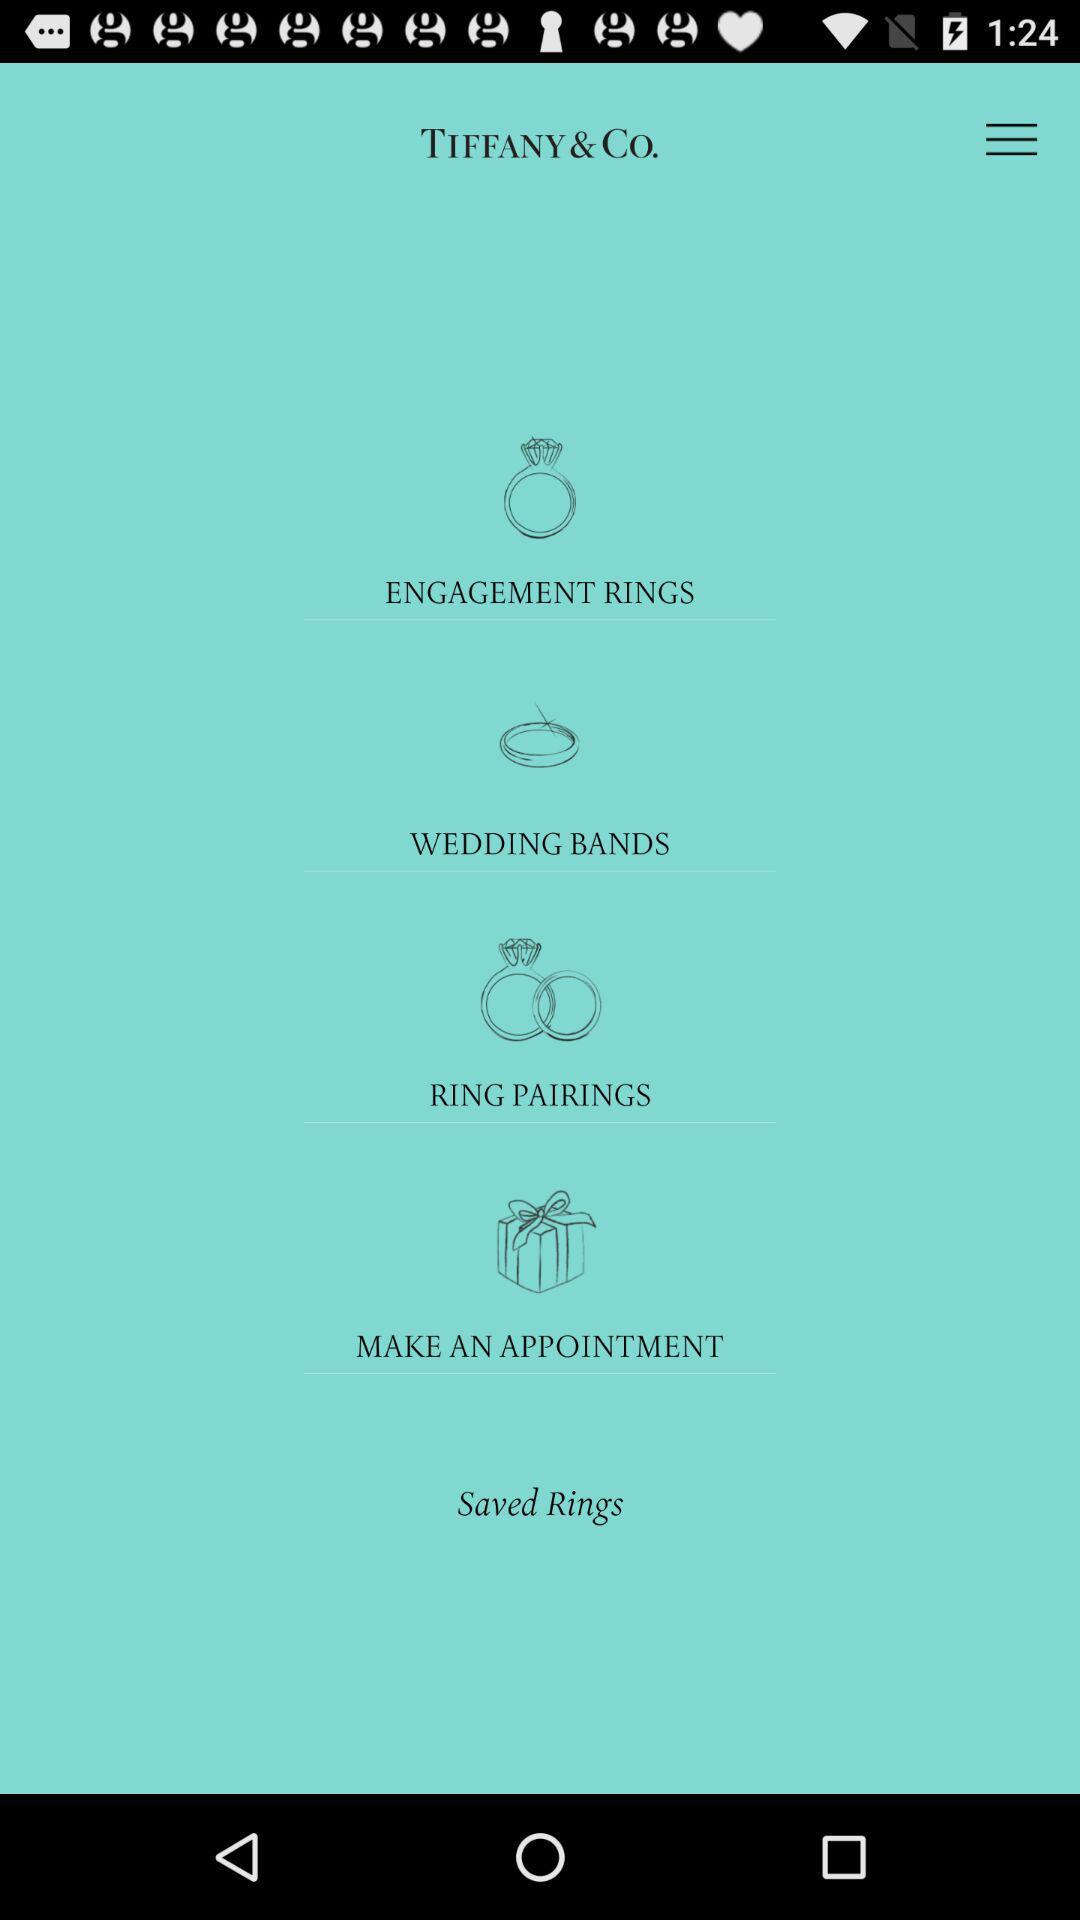  I want to click on the menu icon, so click(1011, 148).